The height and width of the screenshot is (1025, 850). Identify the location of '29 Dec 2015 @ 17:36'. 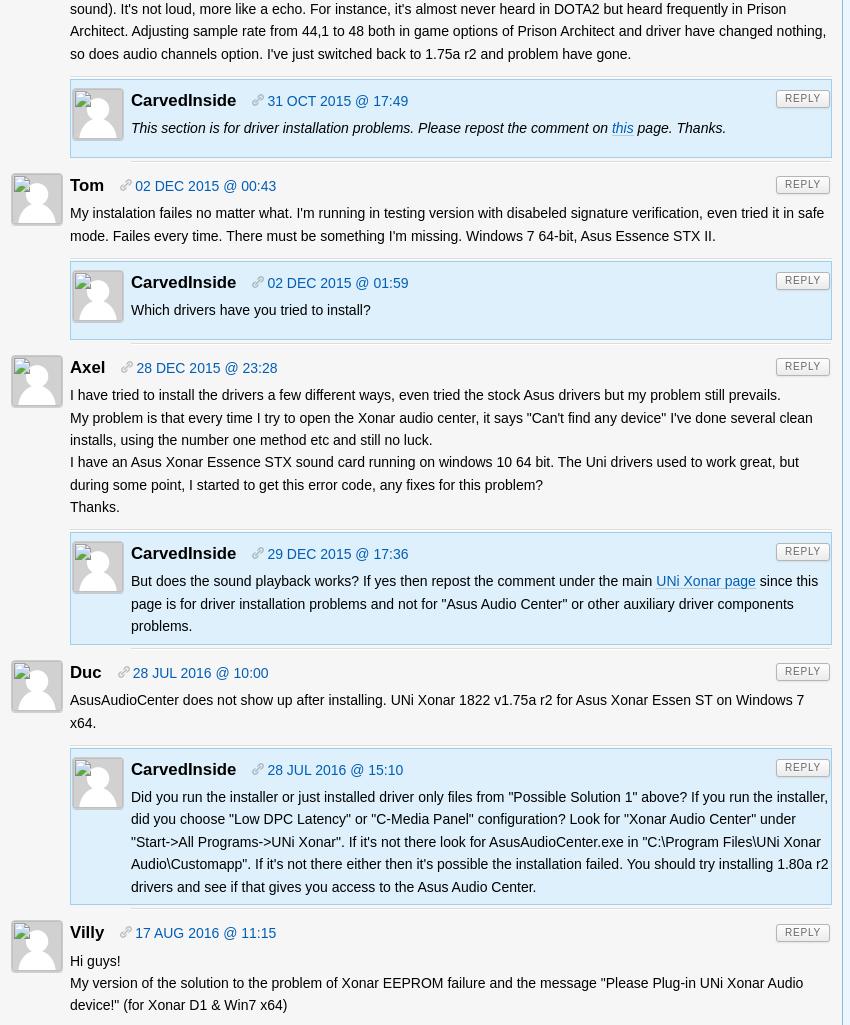
(337, 553).